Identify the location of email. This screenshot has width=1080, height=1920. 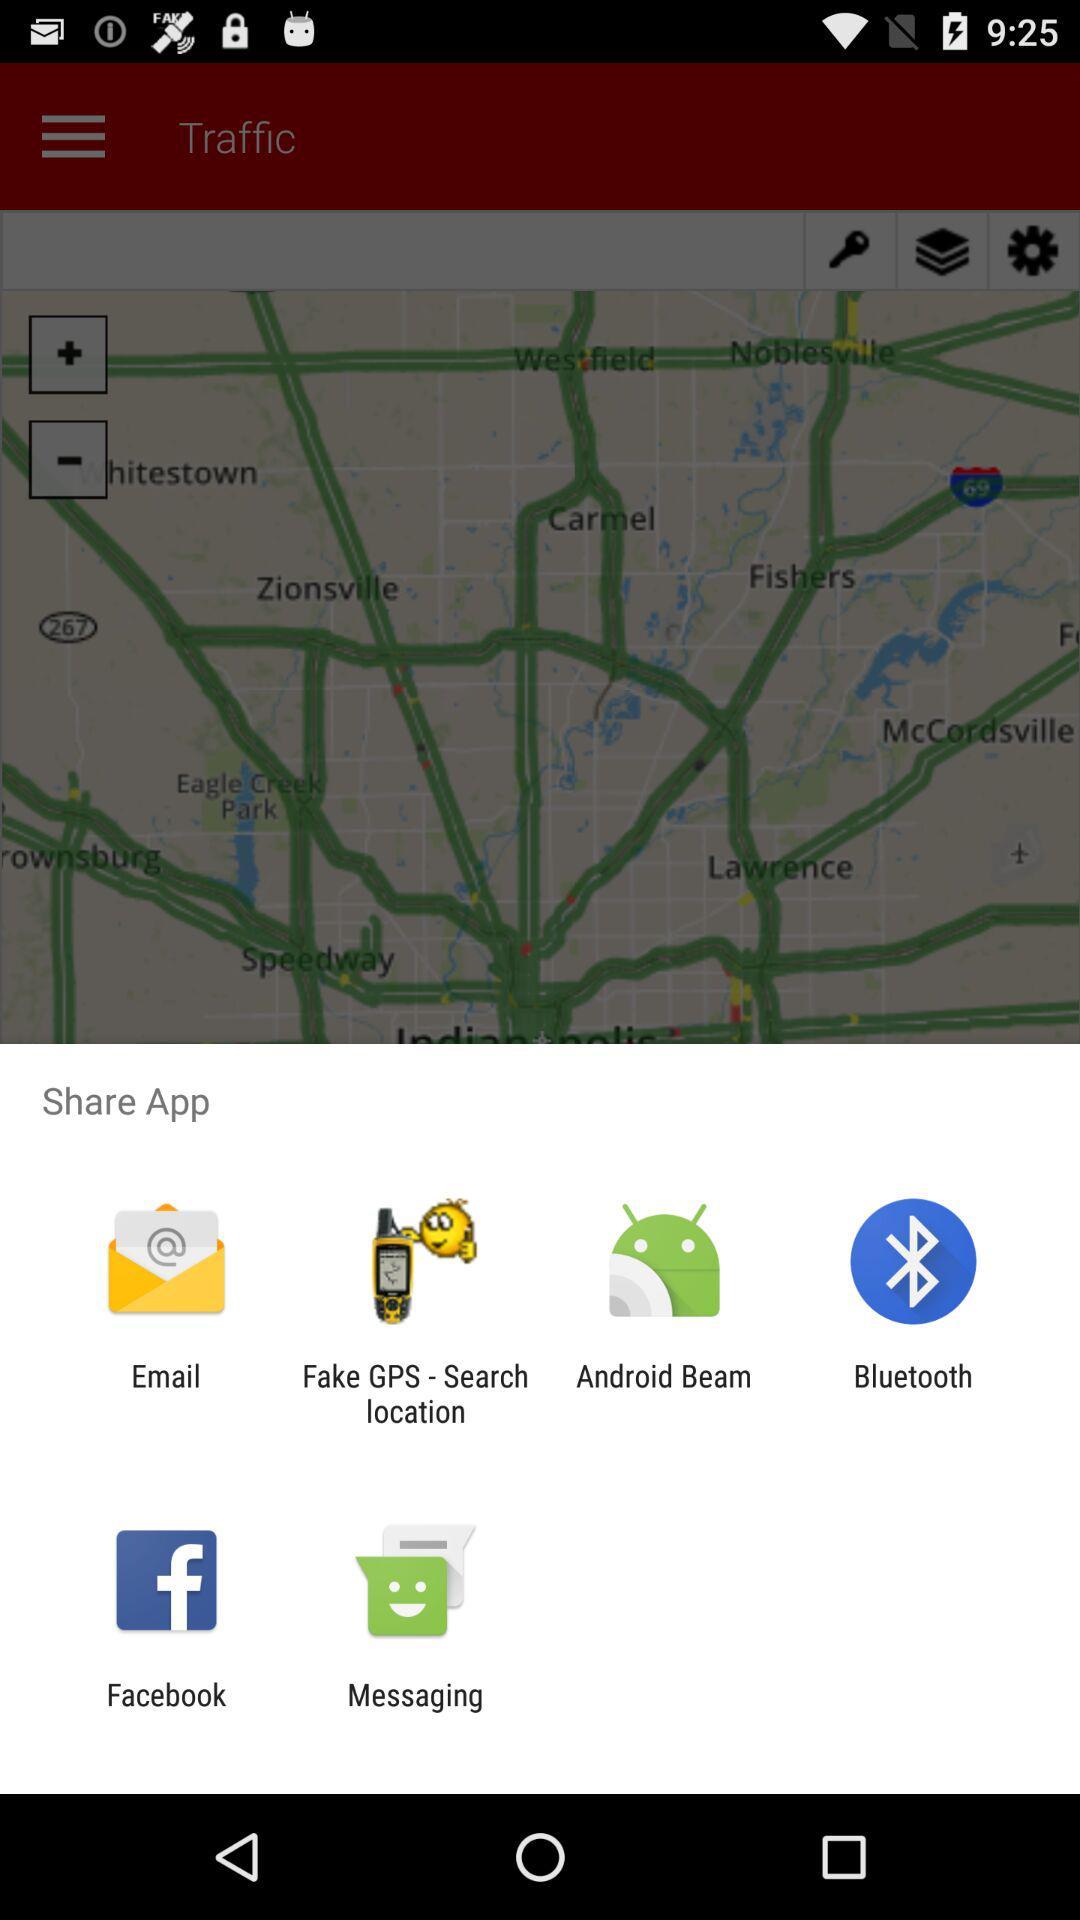
(165, 1392).